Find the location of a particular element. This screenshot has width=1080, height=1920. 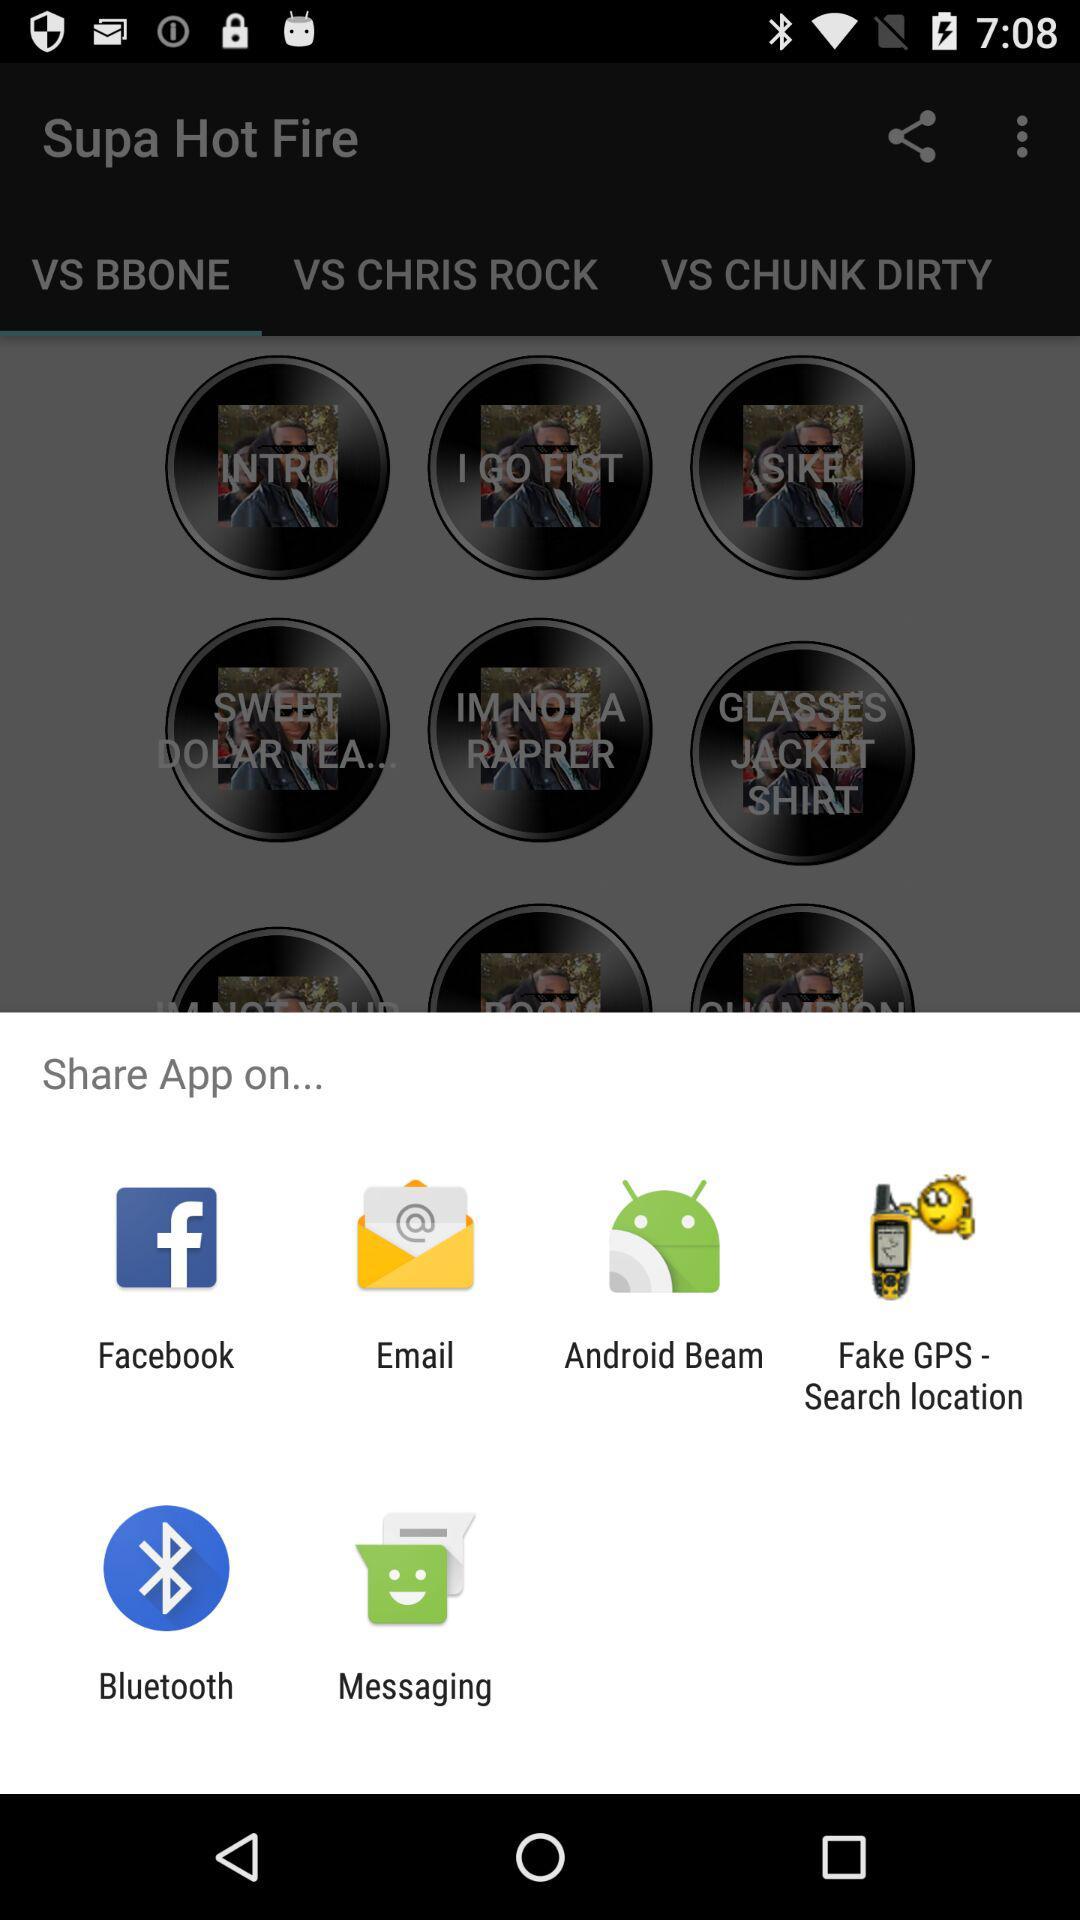

the icon to the right of the facebook icon is located at coordinates (414, 1374).